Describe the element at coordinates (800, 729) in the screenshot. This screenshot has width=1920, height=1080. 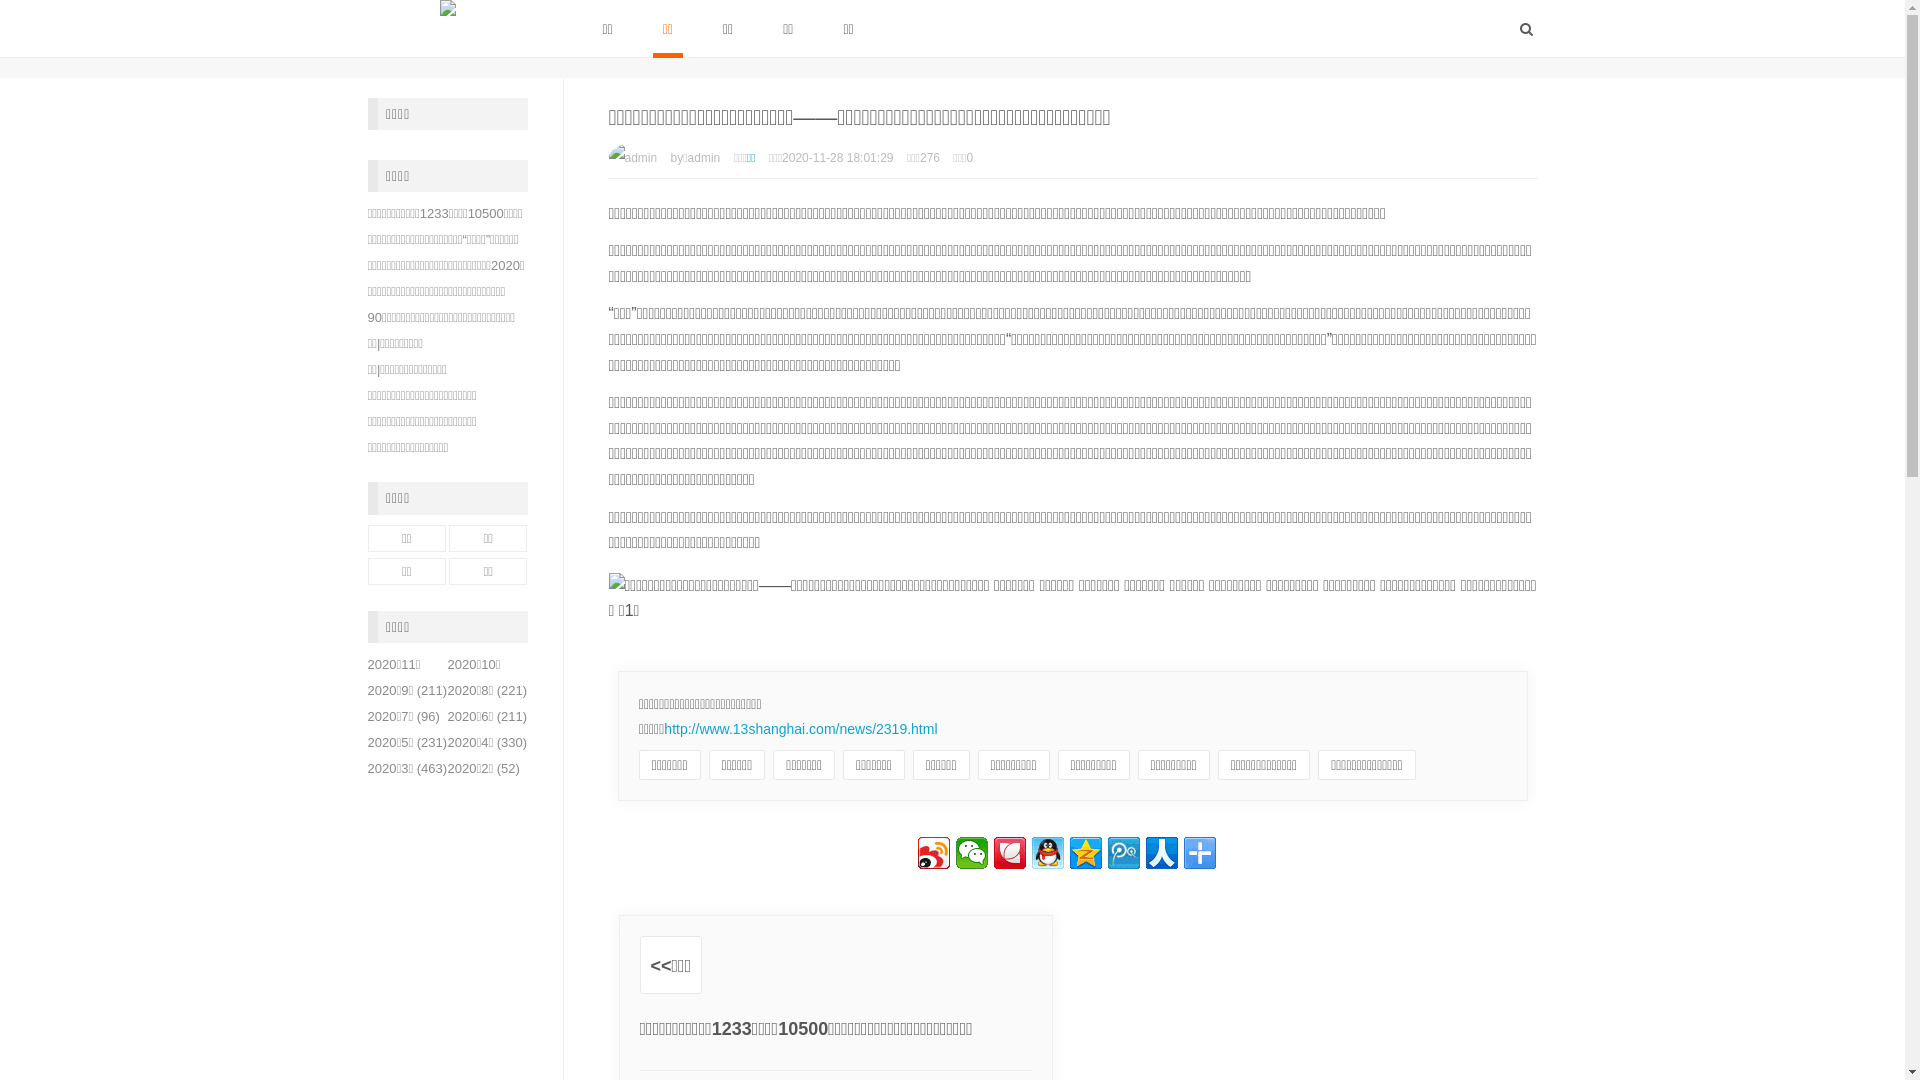
I see `'http://www.13shanghai.com/news/2319.html'` at that location.